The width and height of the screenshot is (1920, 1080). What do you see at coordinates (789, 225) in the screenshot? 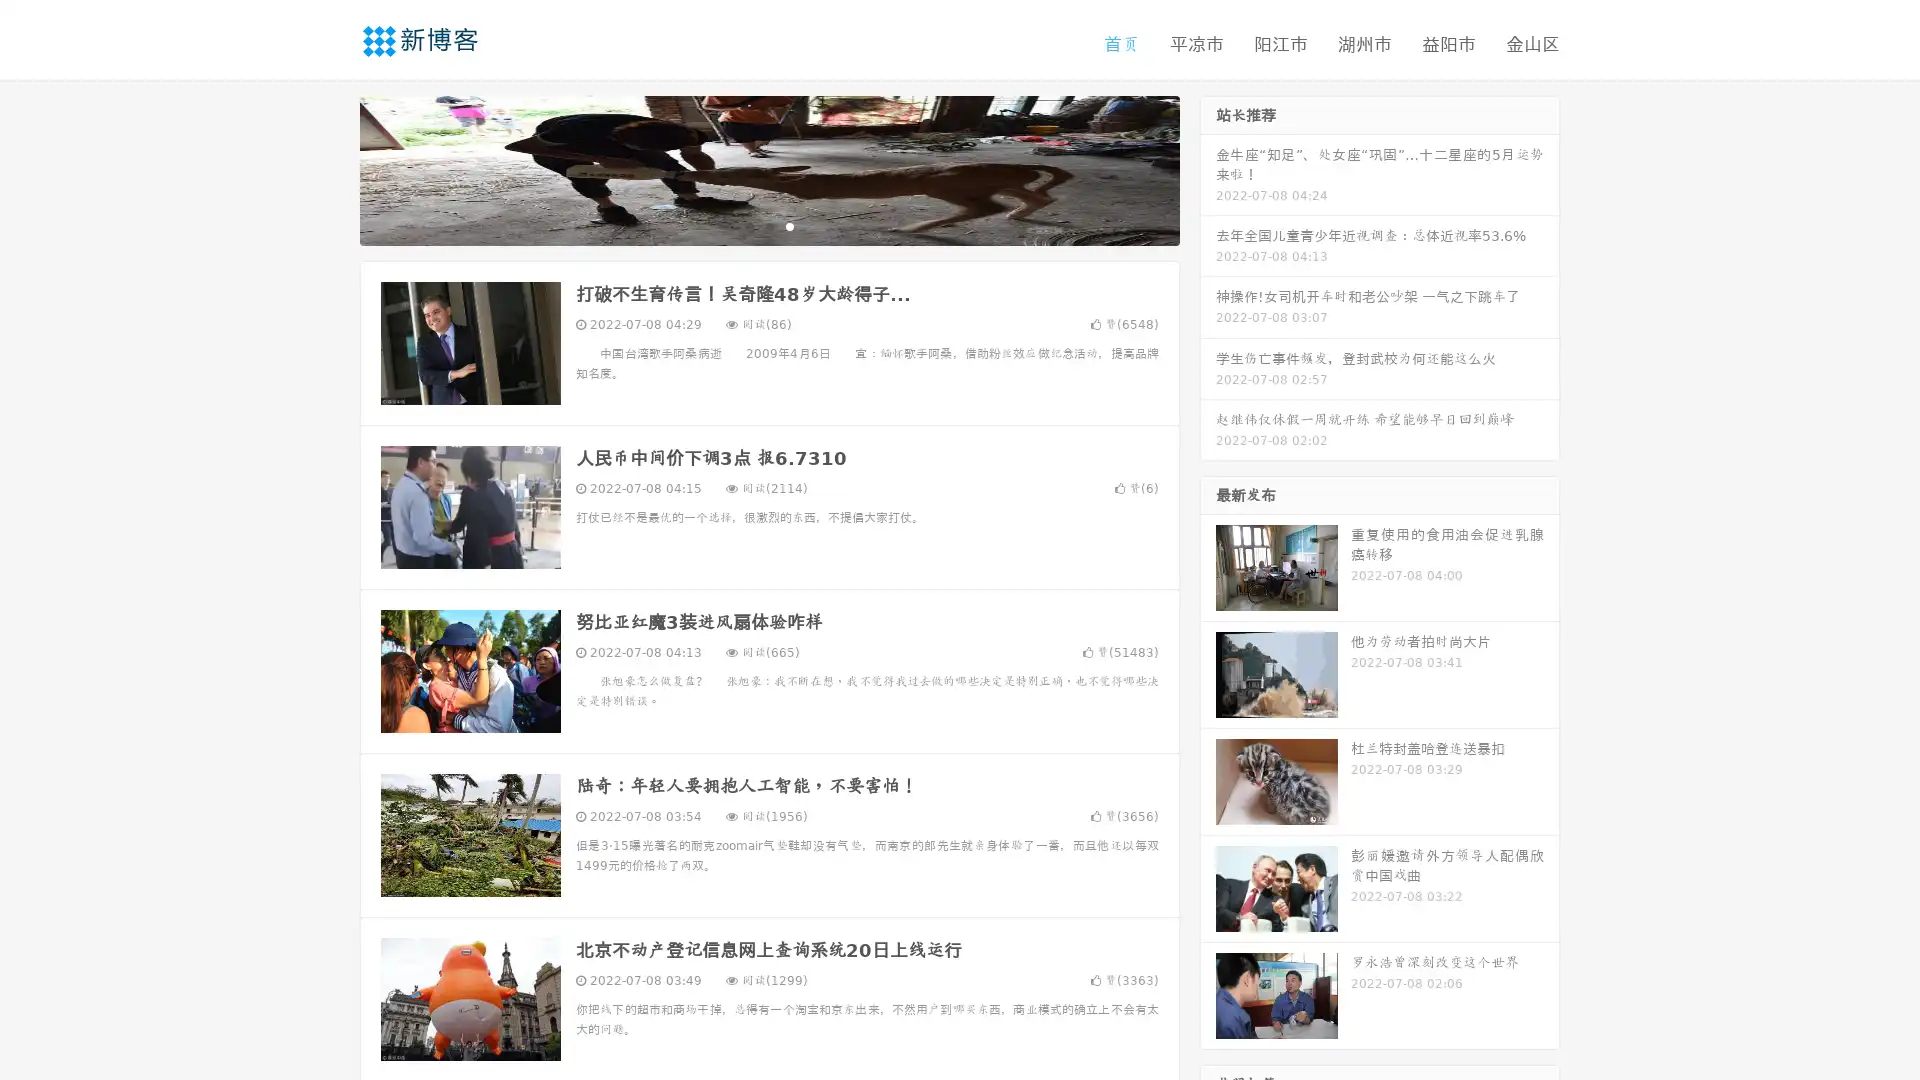
I see `Go to slide 3` at bounding box center [789, 225].